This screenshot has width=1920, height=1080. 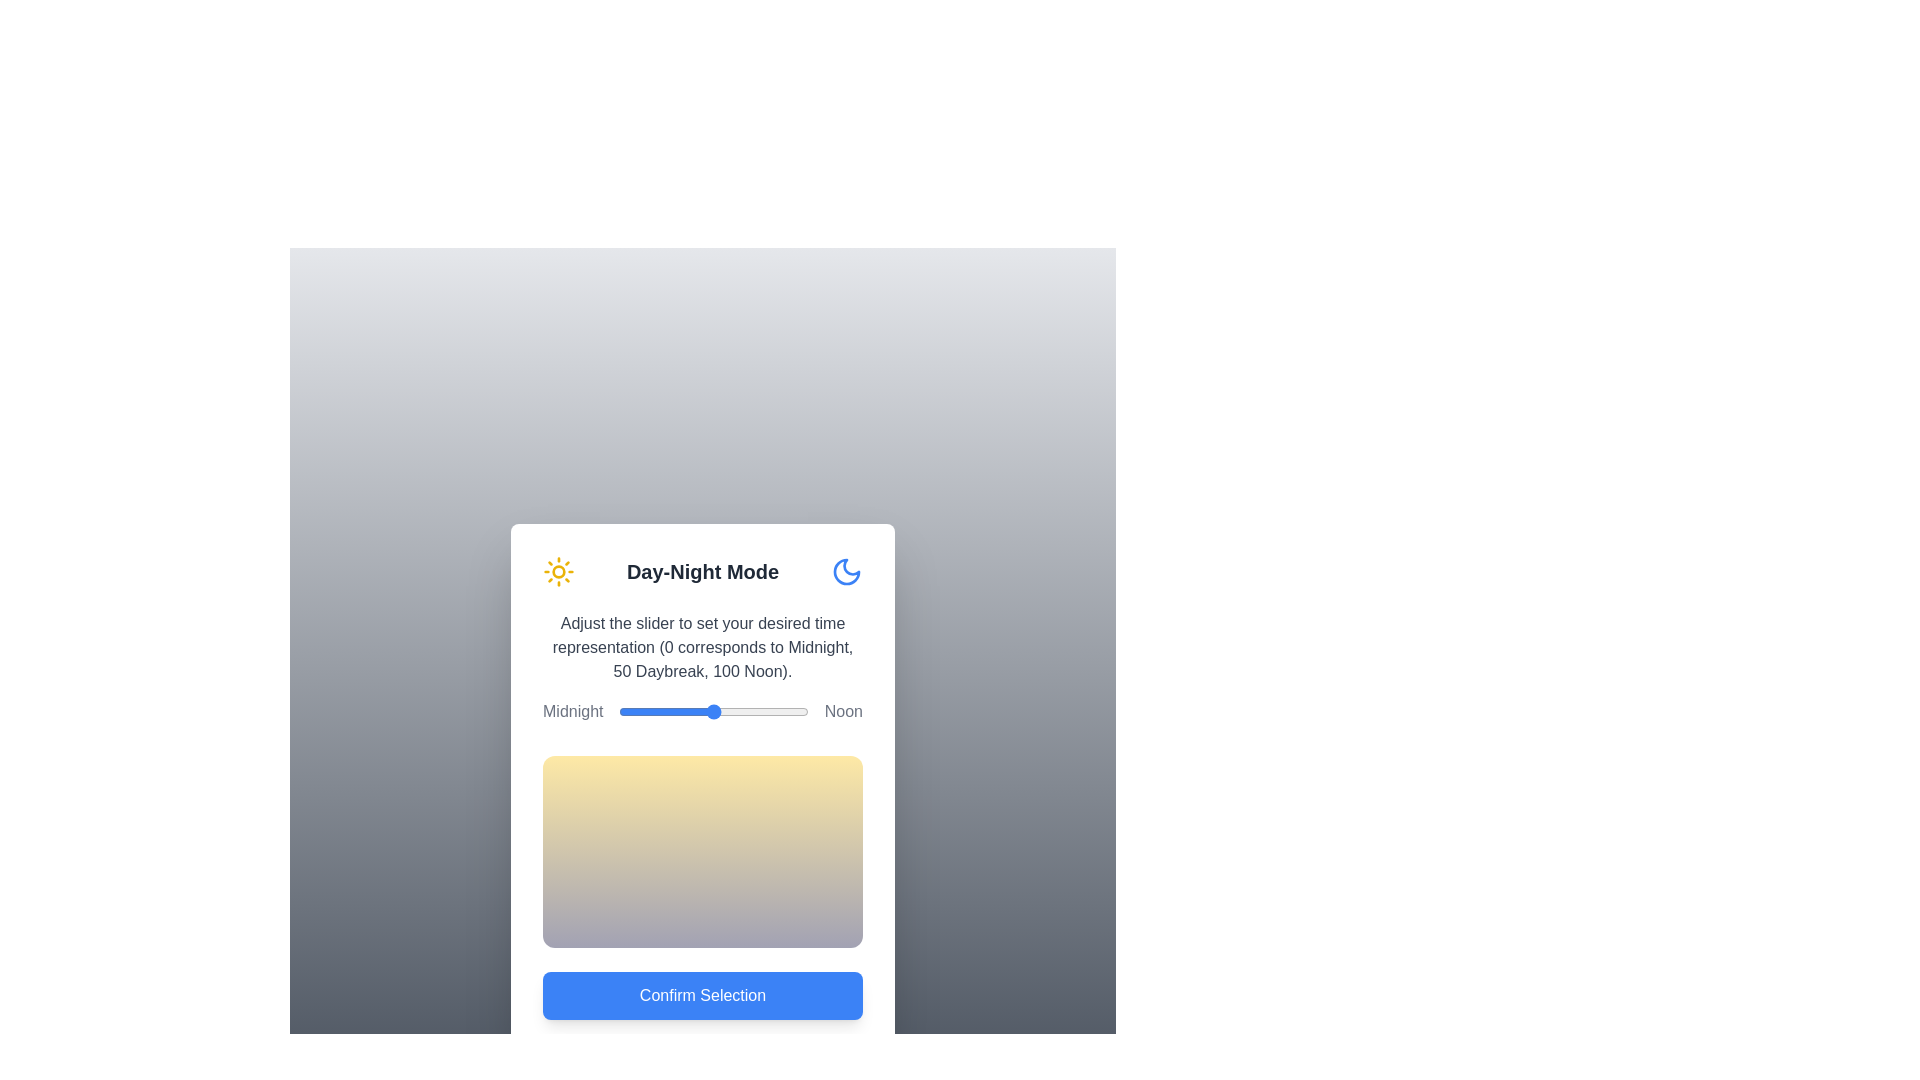 What do you see at coordinates (769, 711) in the screenshot?
I see `the slider to set the time representation to 80, observing the gradient change` at bounding box center [769, 711].